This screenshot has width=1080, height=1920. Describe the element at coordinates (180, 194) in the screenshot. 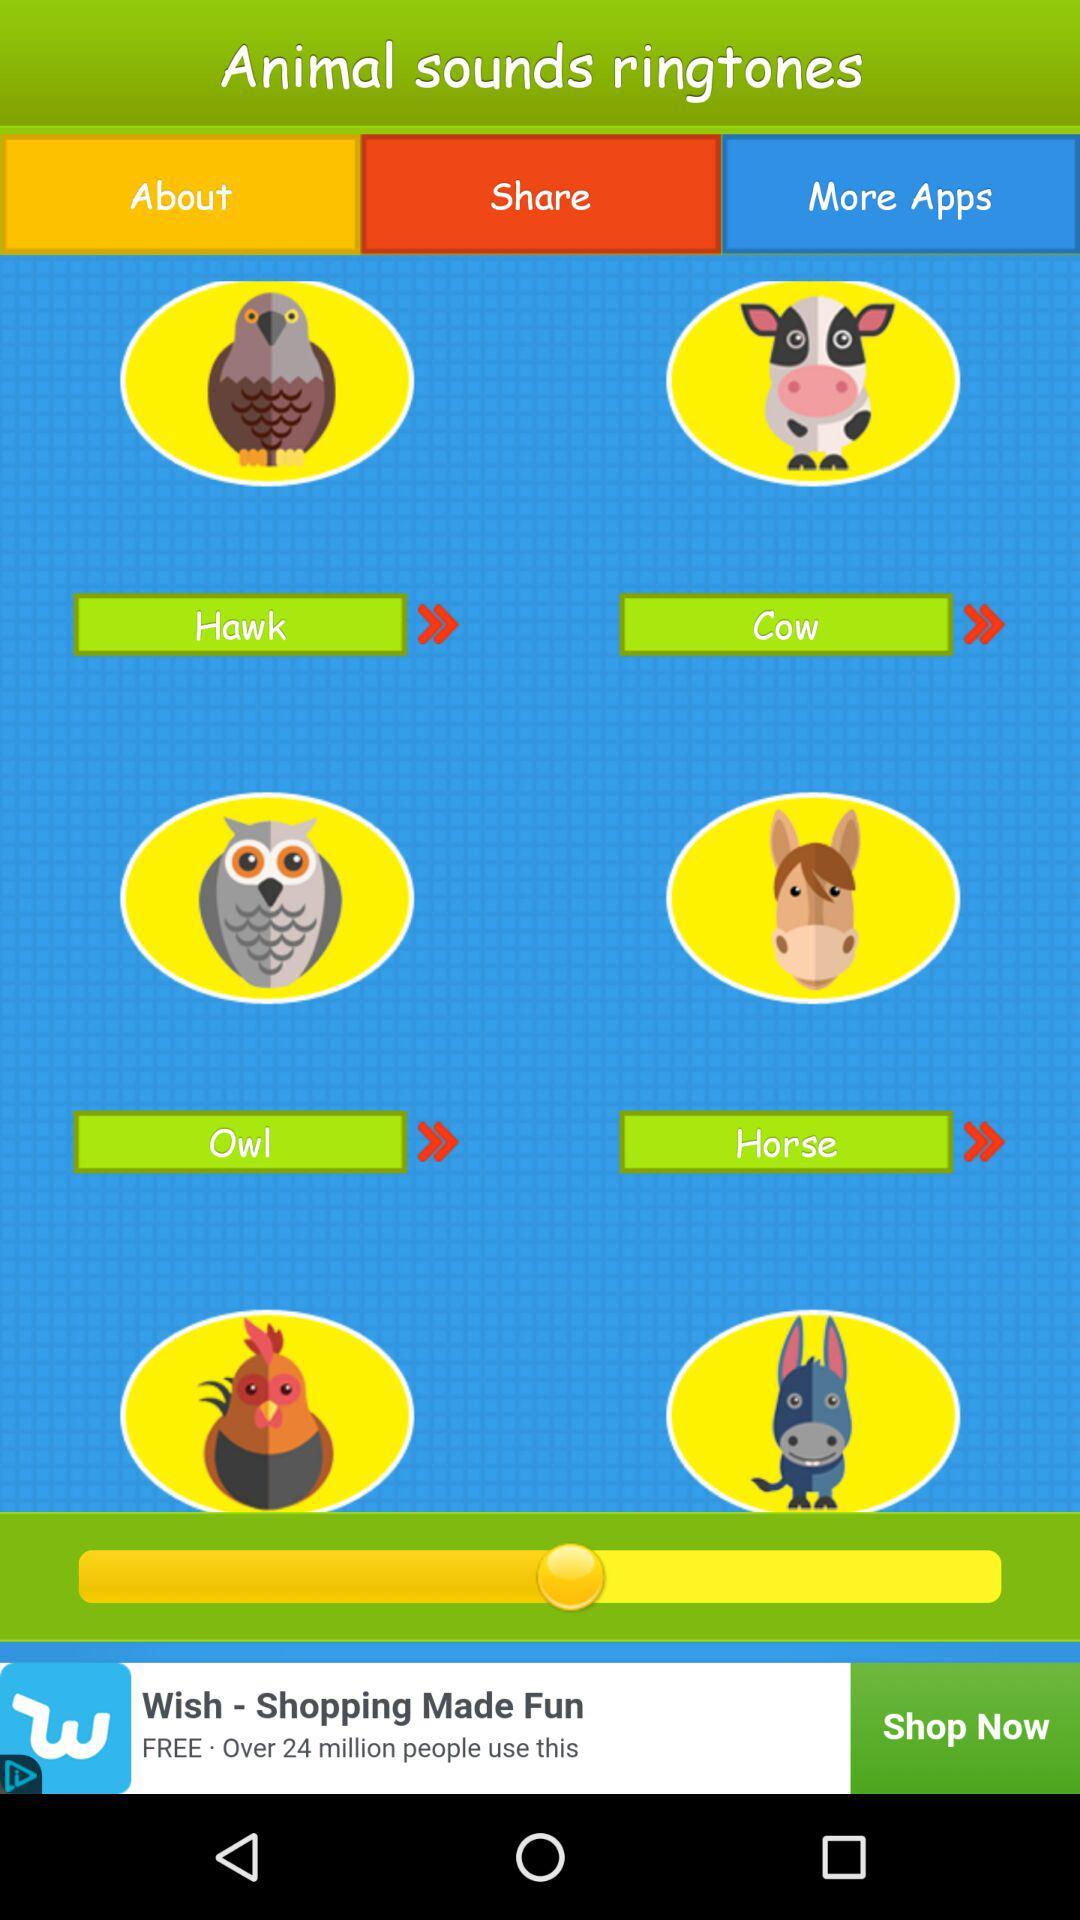

I see `the about button` at that location.